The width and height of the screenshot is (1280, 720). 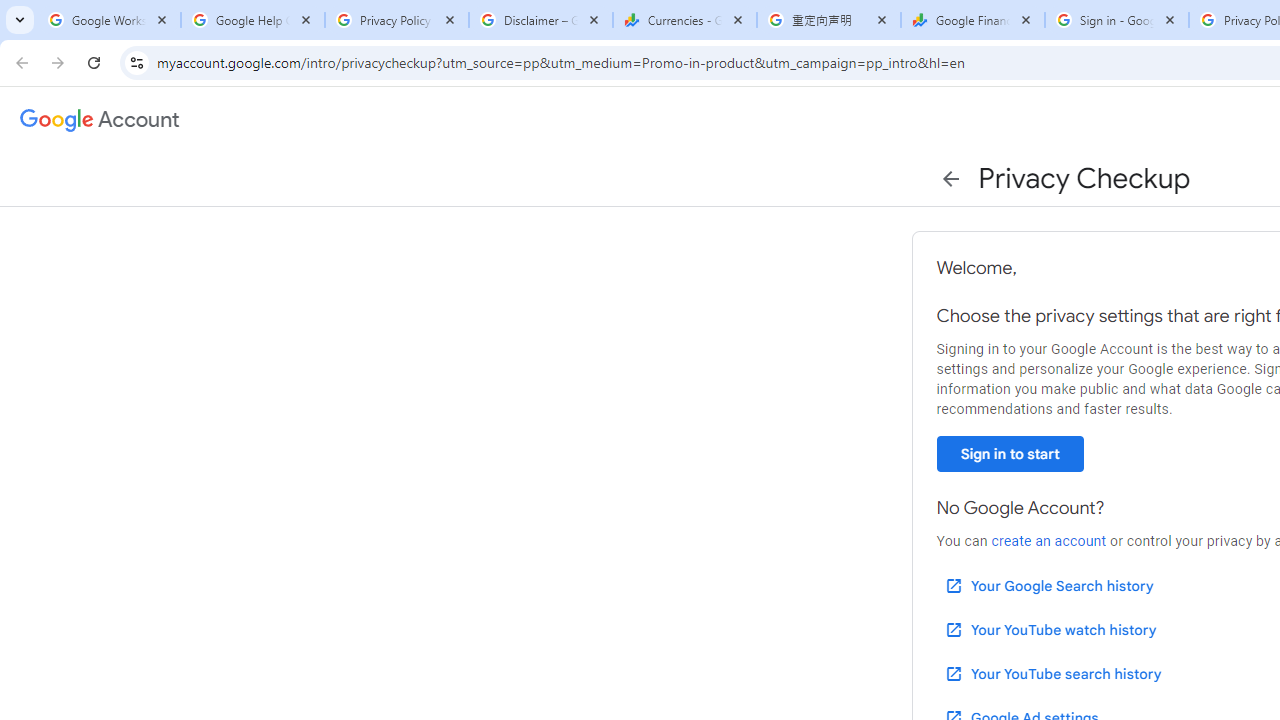 What do you see at coordinates (1115, 20) in the screenshot?
I see `'Sign in - Google Accounts'` at bounding box center [1115, 20].